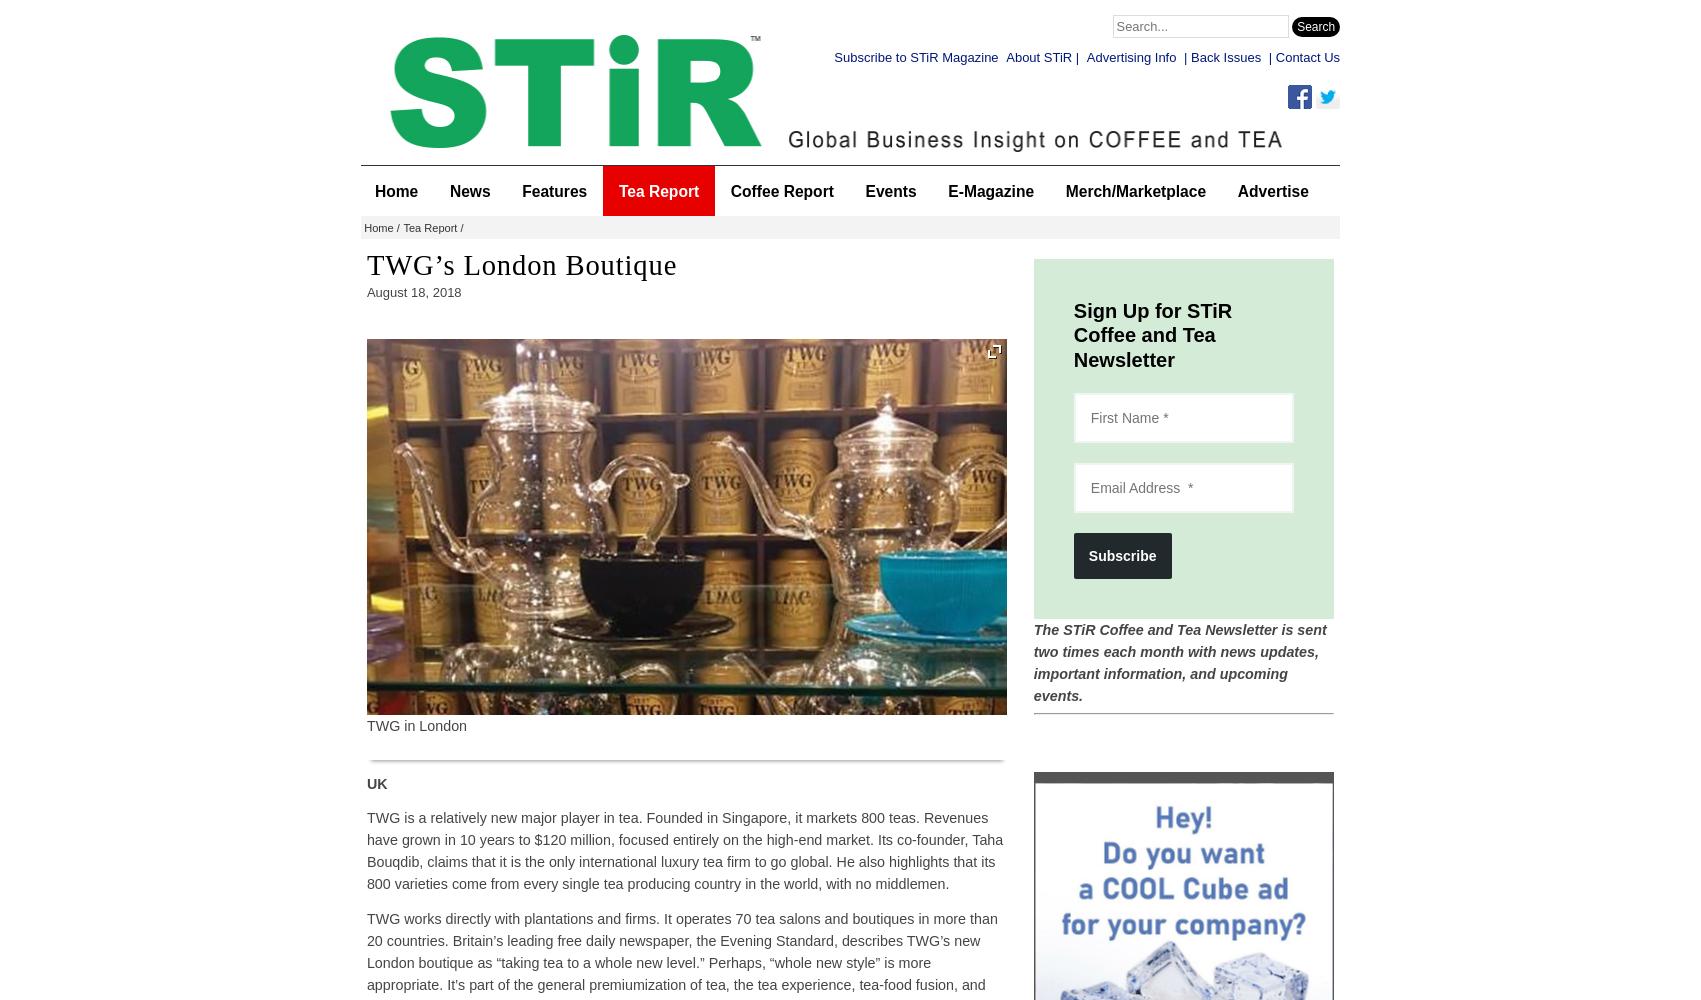  Describe the element at coordinates (448, 189) in the screenshot. I see `'News'` at that location.